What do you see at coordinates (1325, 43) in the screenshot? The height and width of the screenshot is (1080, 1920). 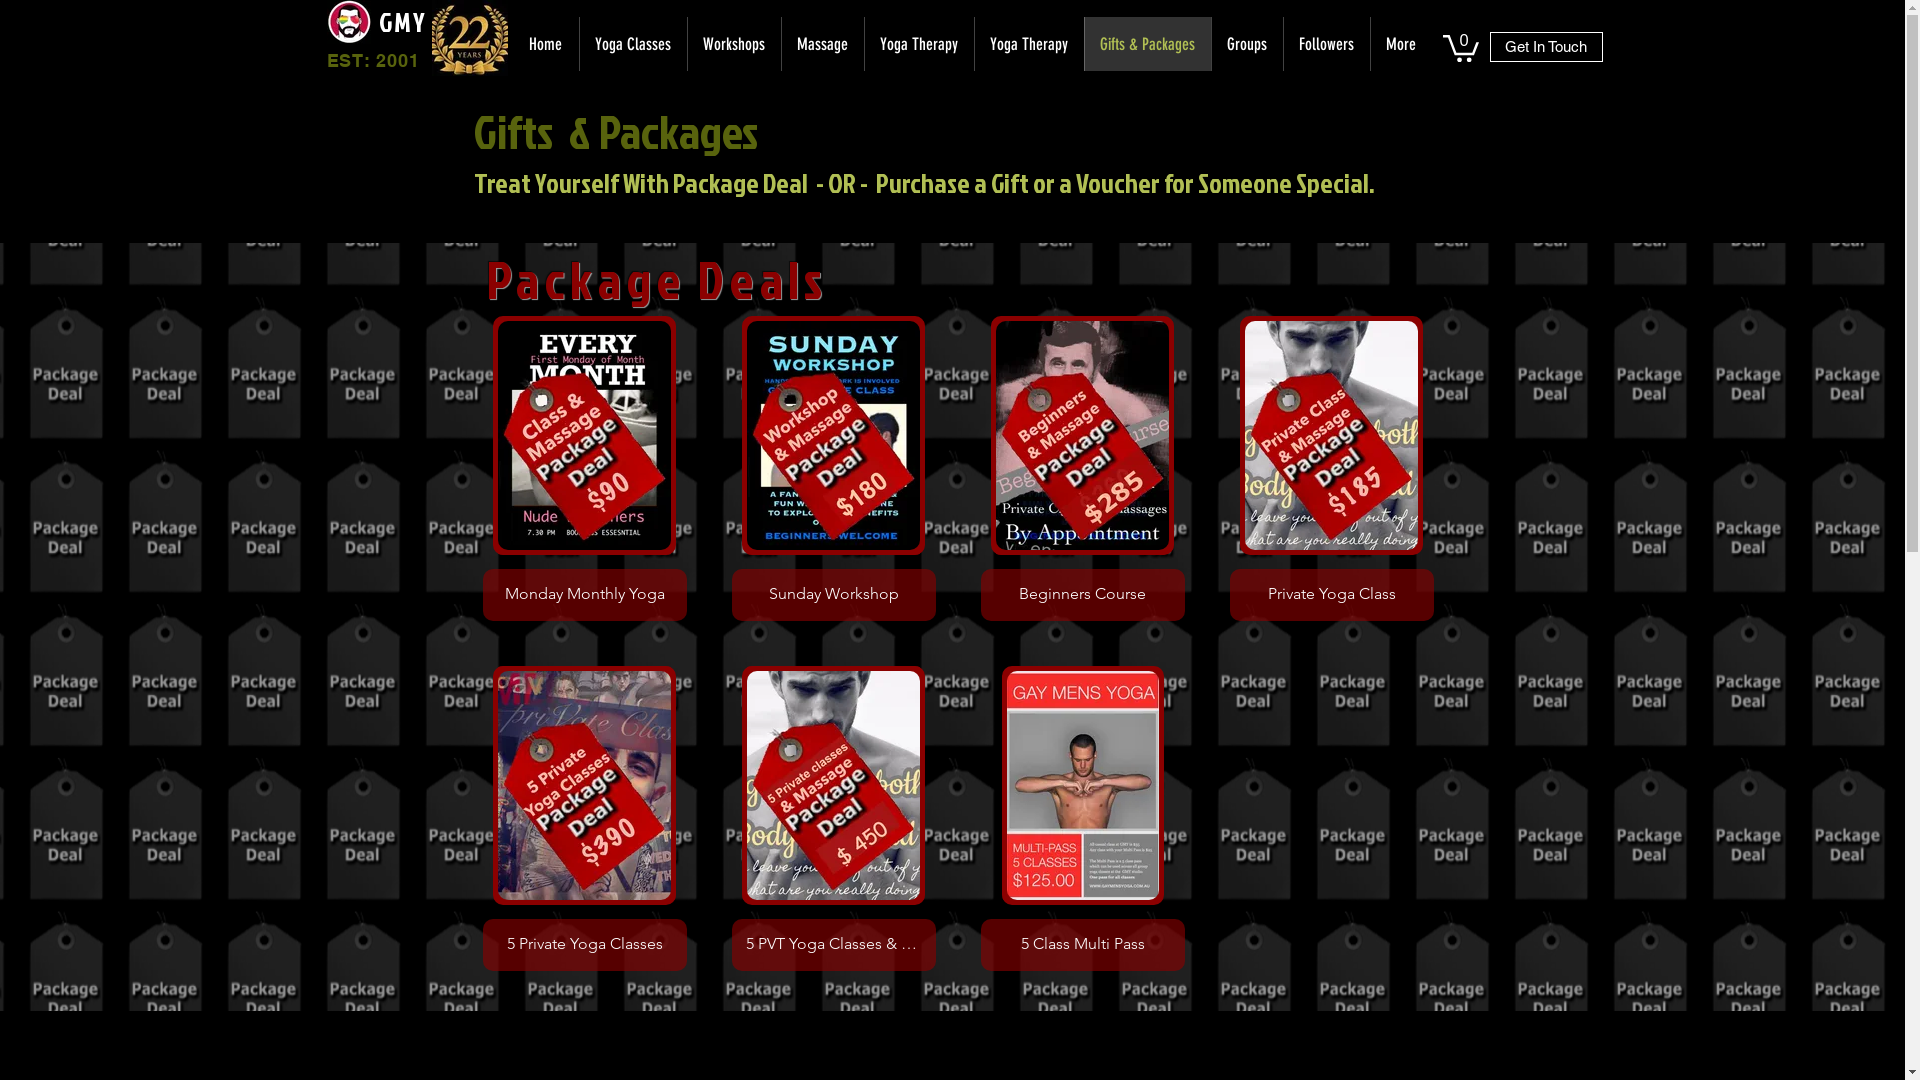 I see `'Followers'` at bounding box center [1325, 43].